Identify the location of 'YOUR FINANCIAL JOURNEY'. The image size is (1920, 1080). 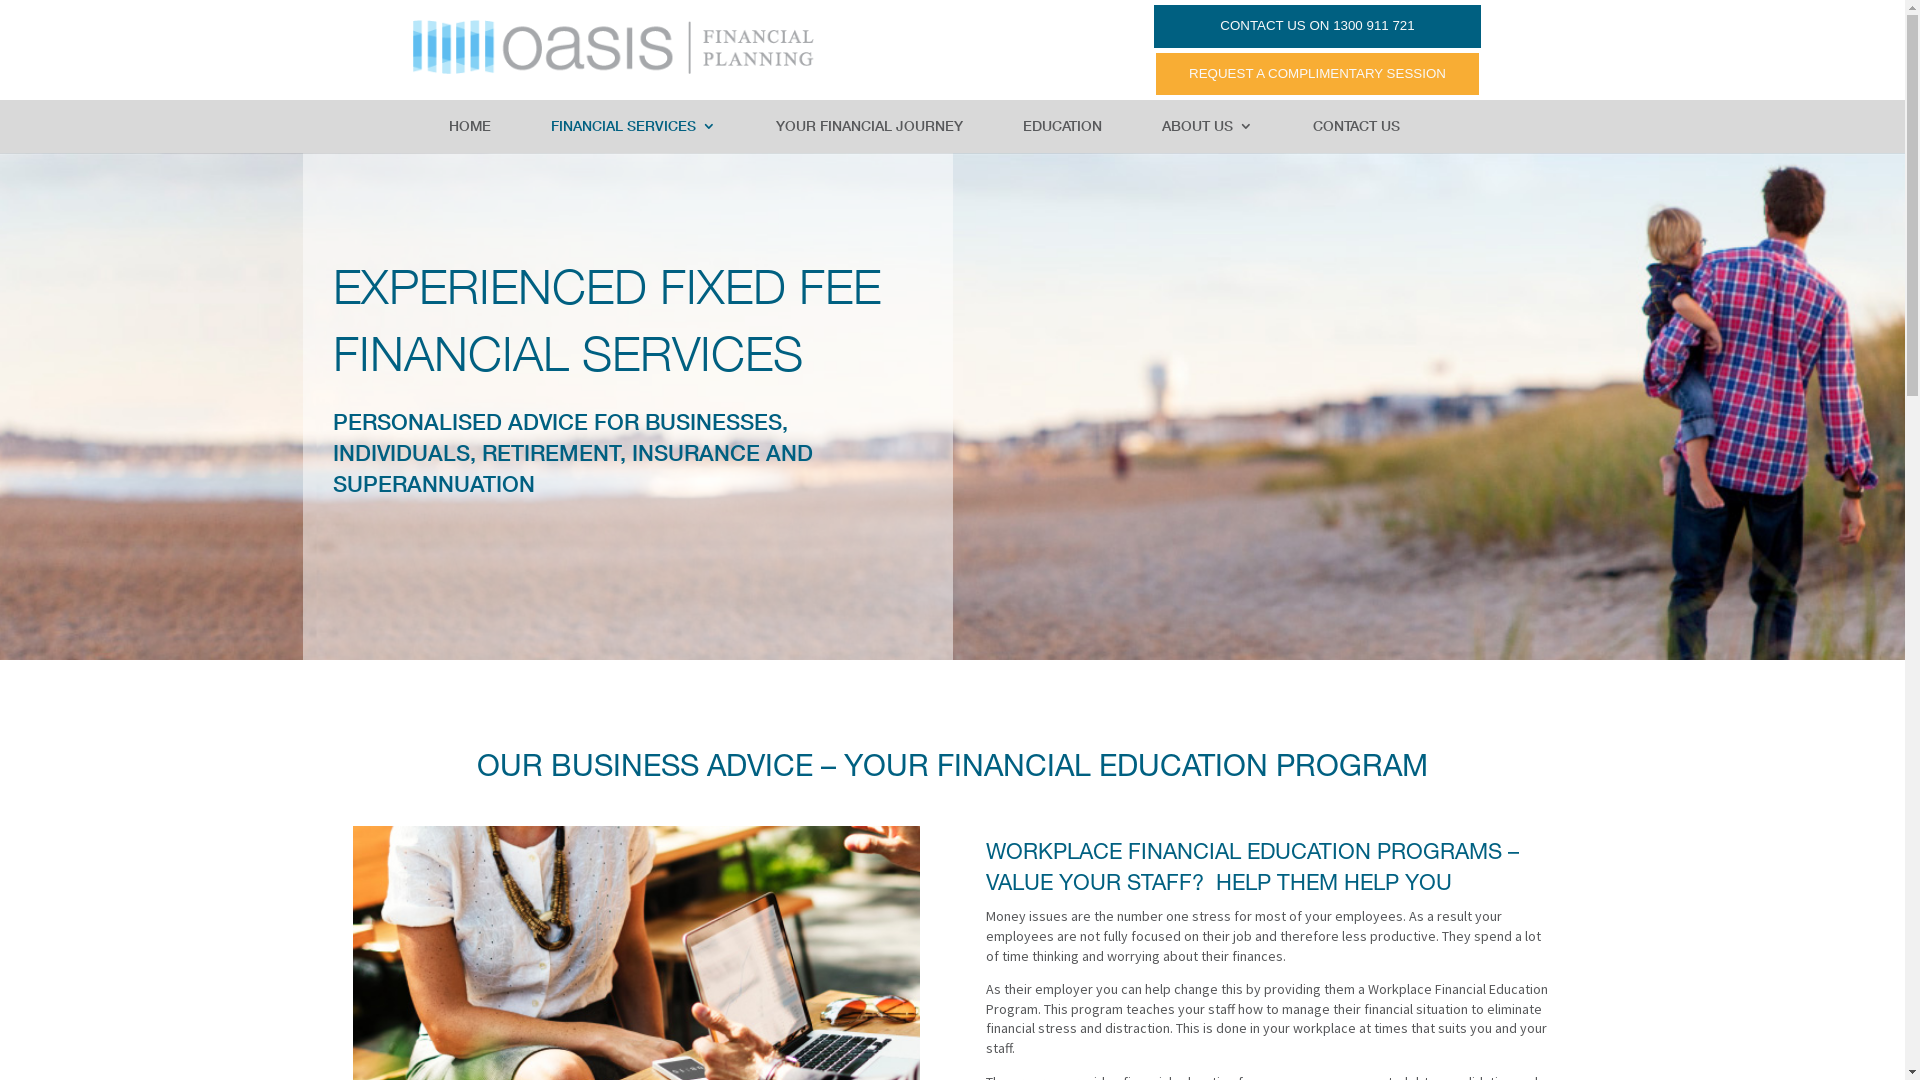
(869, 135).